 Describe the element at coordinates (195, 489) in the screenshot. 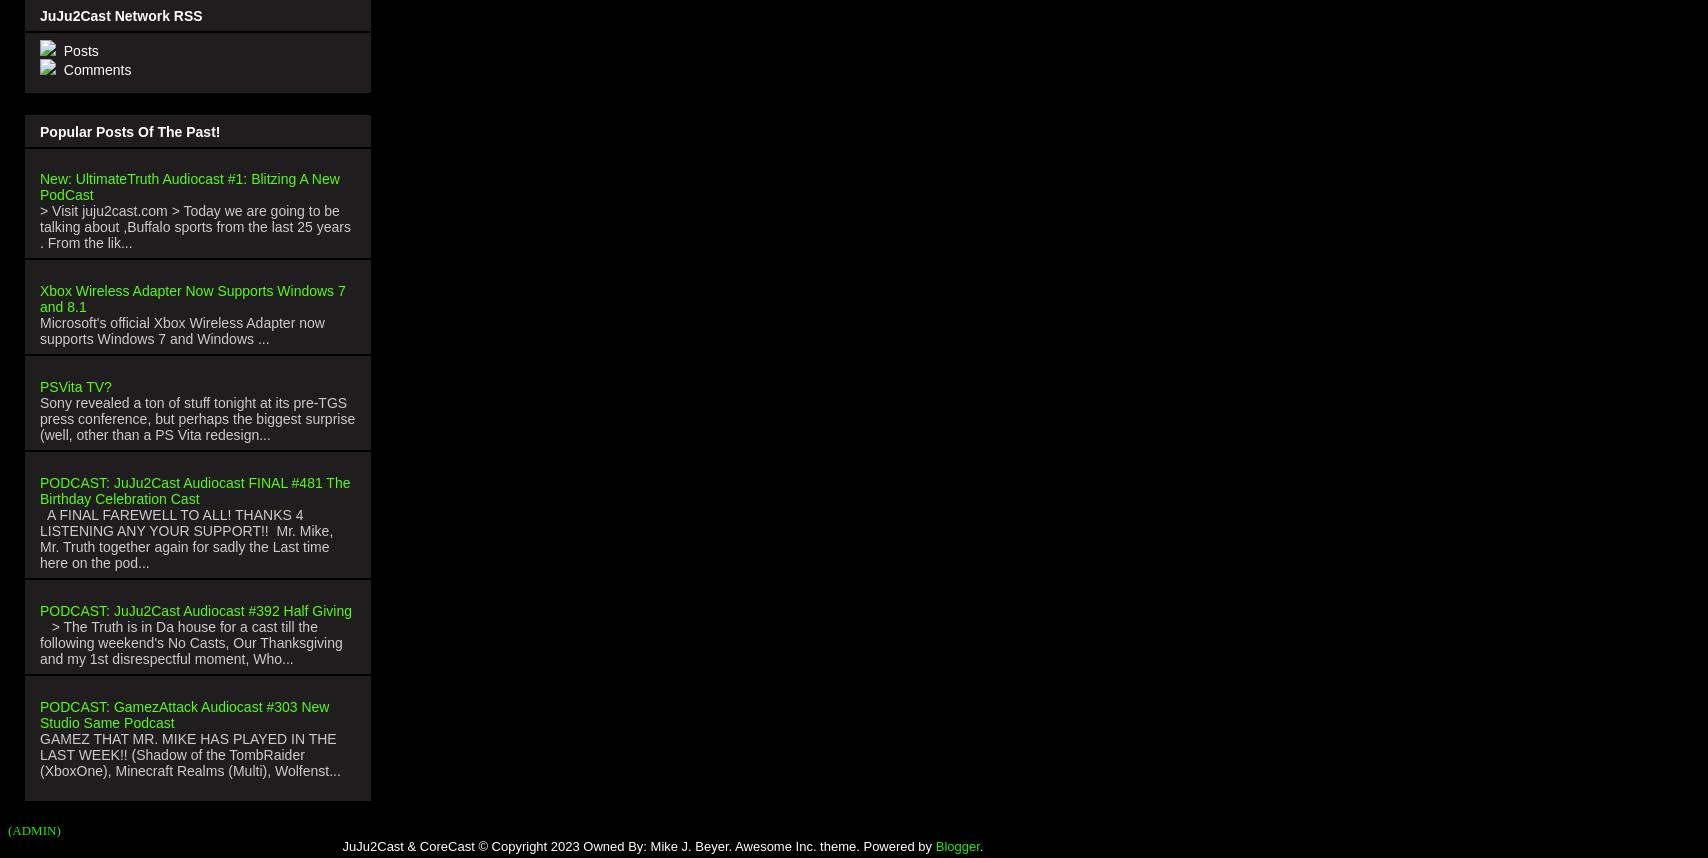

I see `'PODCAST:  JuJu2Cast Audiocast FINAL #481 The Birthday Celebration Cast'` at that location.